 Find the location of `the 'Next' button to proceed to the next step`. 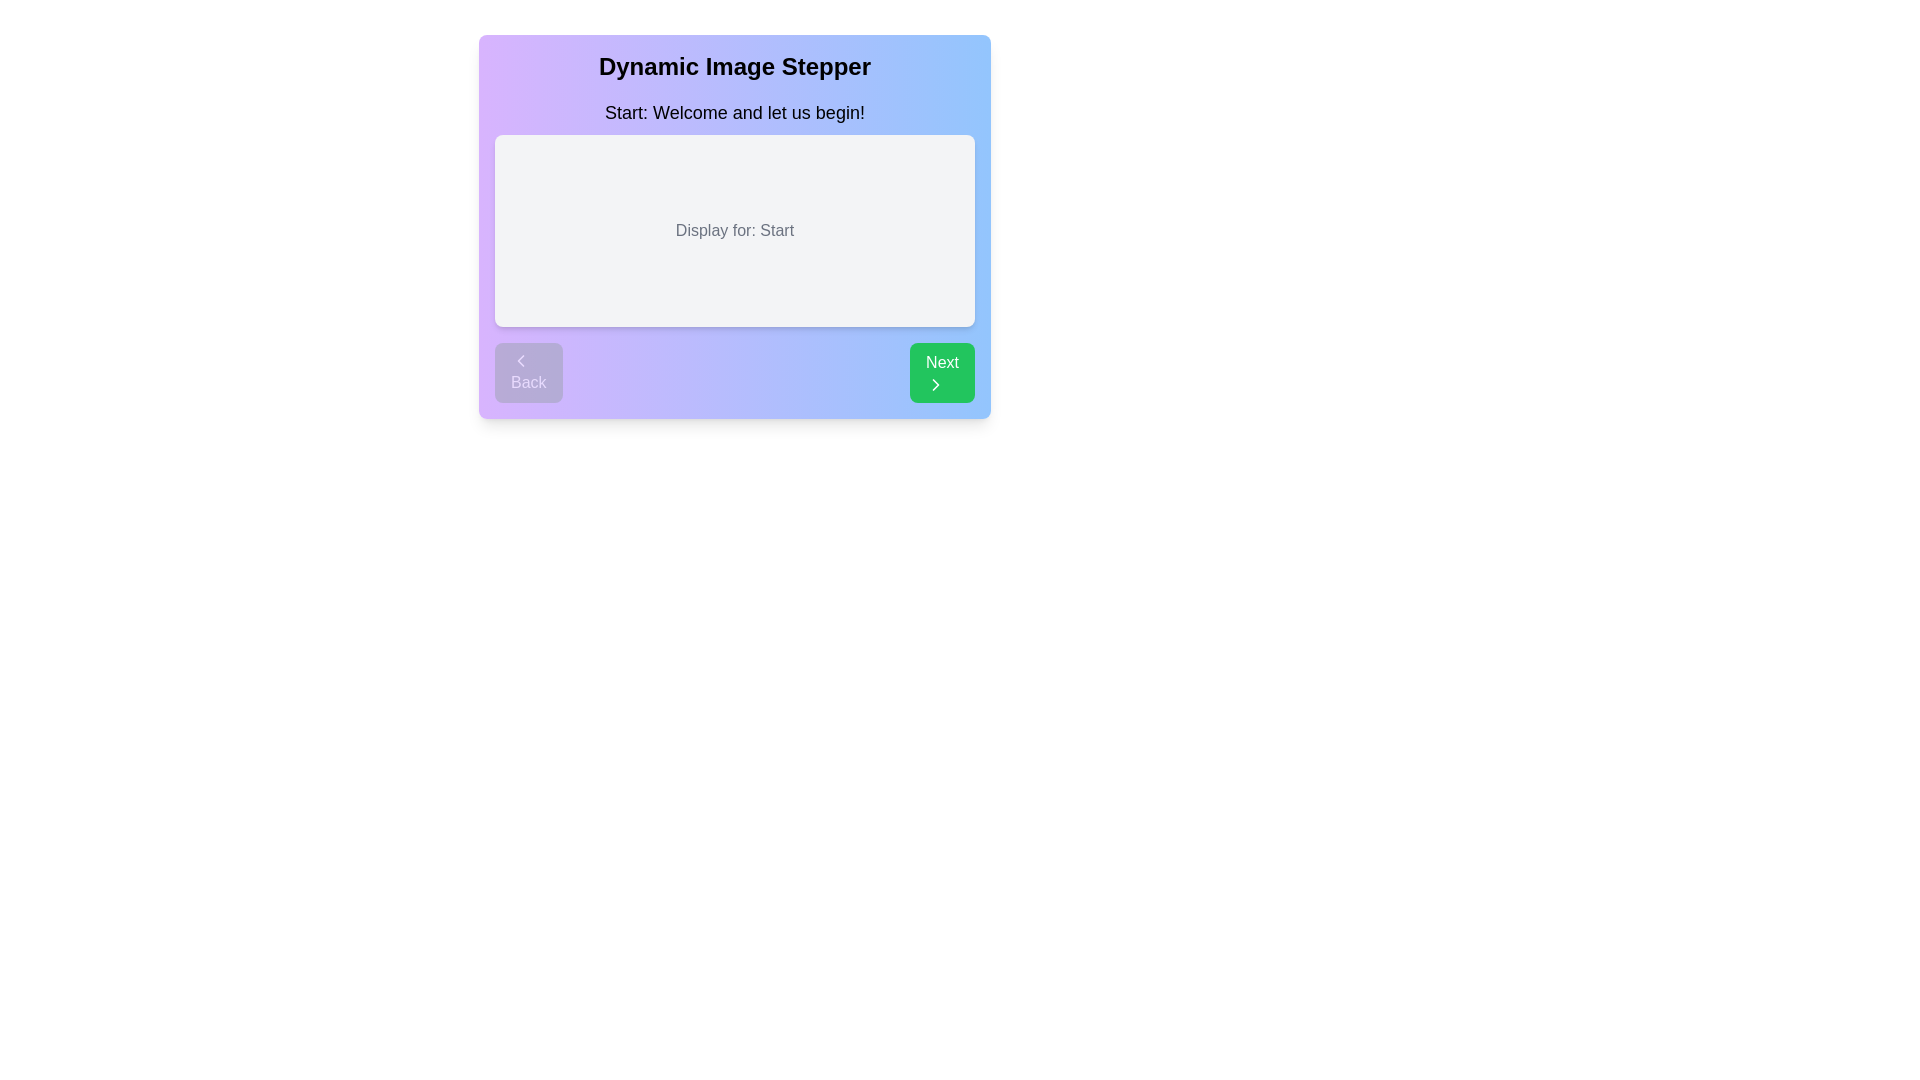

the 'Next' button to proceed to the next step is located at coordinates (940, 373).